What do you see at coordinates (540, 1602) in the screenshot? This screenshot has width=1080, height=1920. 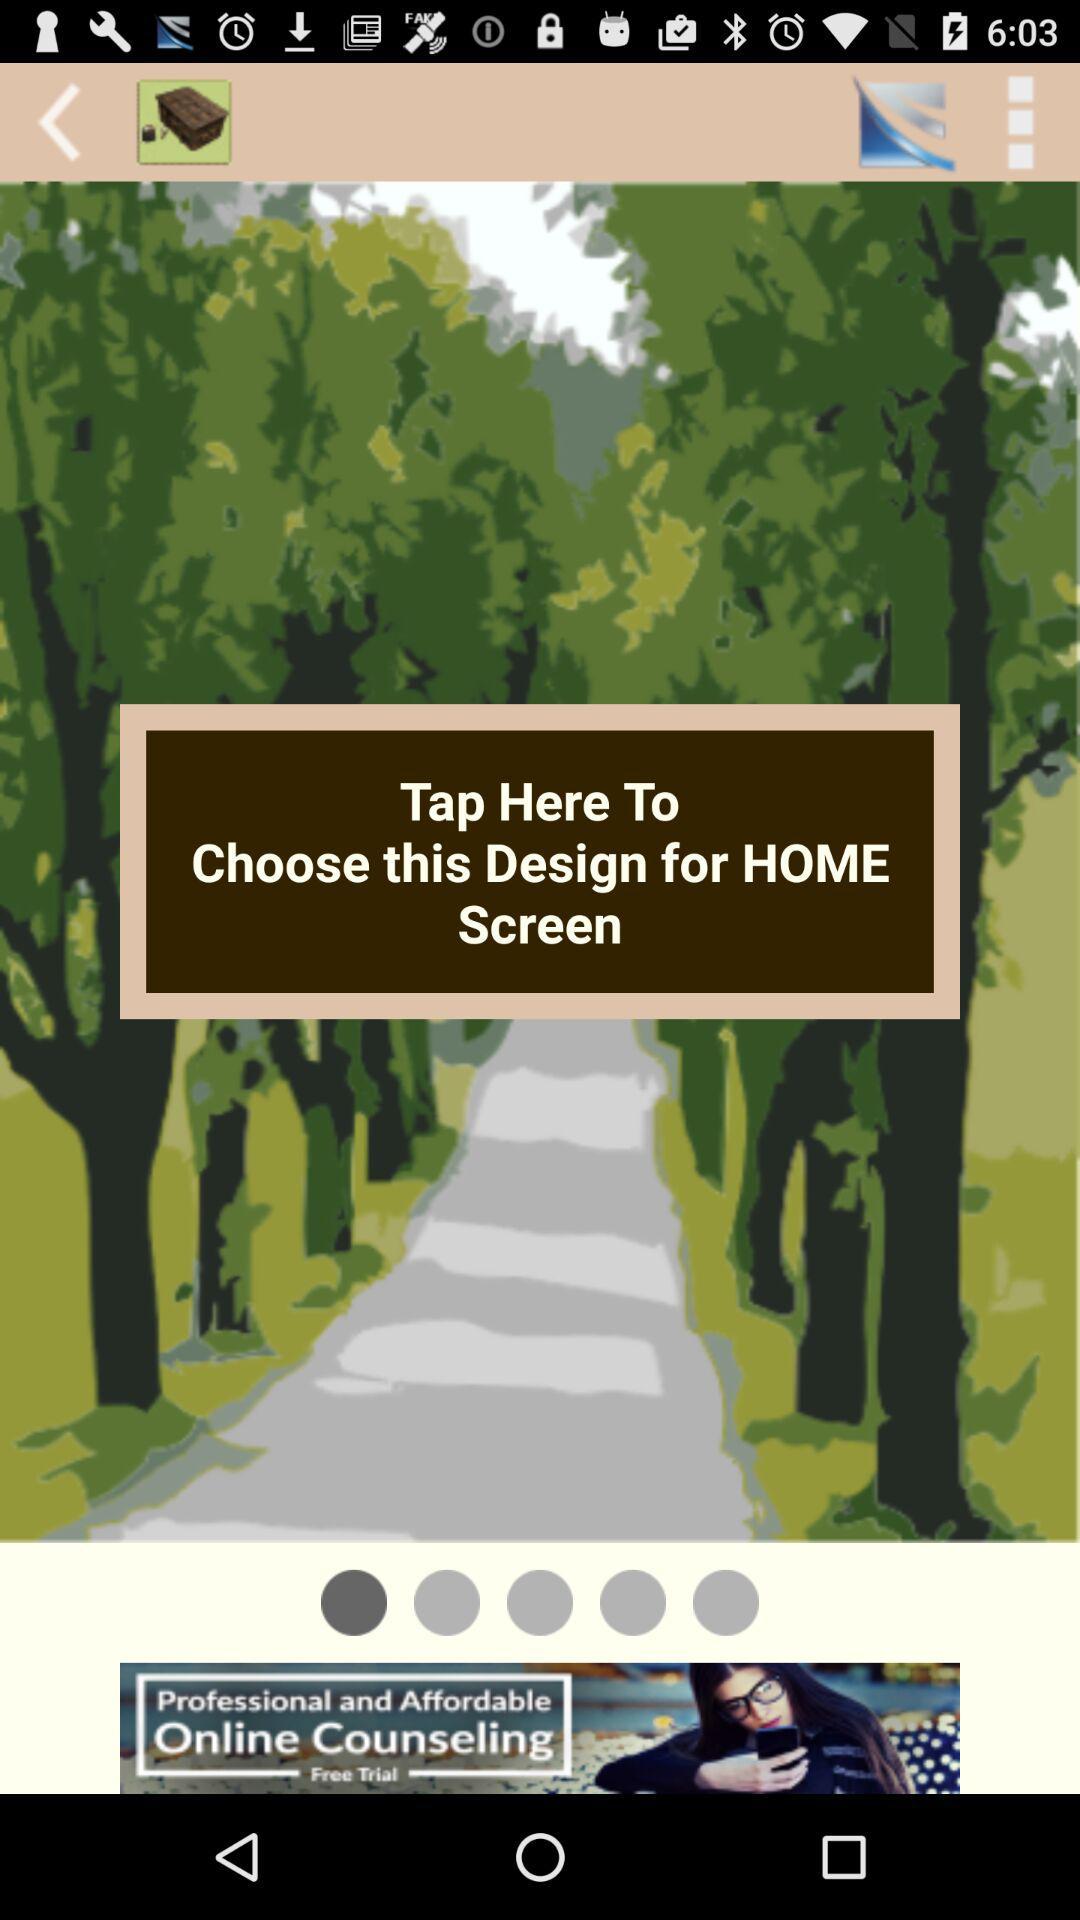 I see `this page` at bounding box center [540, 1602].